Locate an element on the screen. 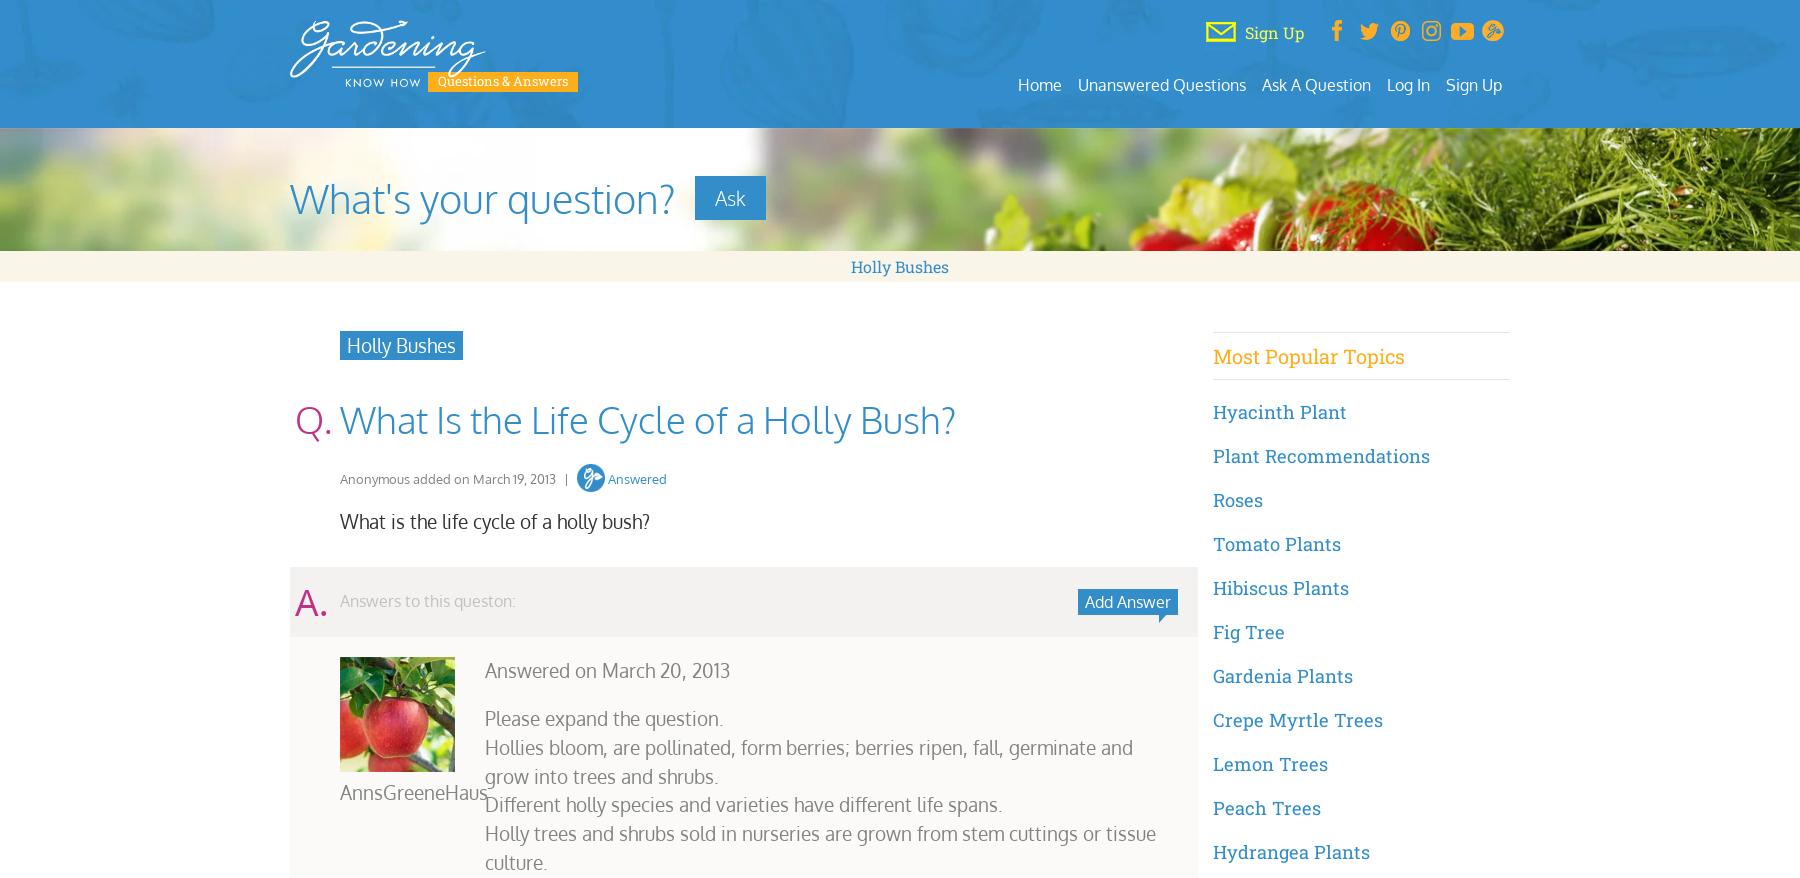 The width and height of the screenshot is (1800, 878). 'AnnsGreeneHaus' is located at coordinates (414, 791).